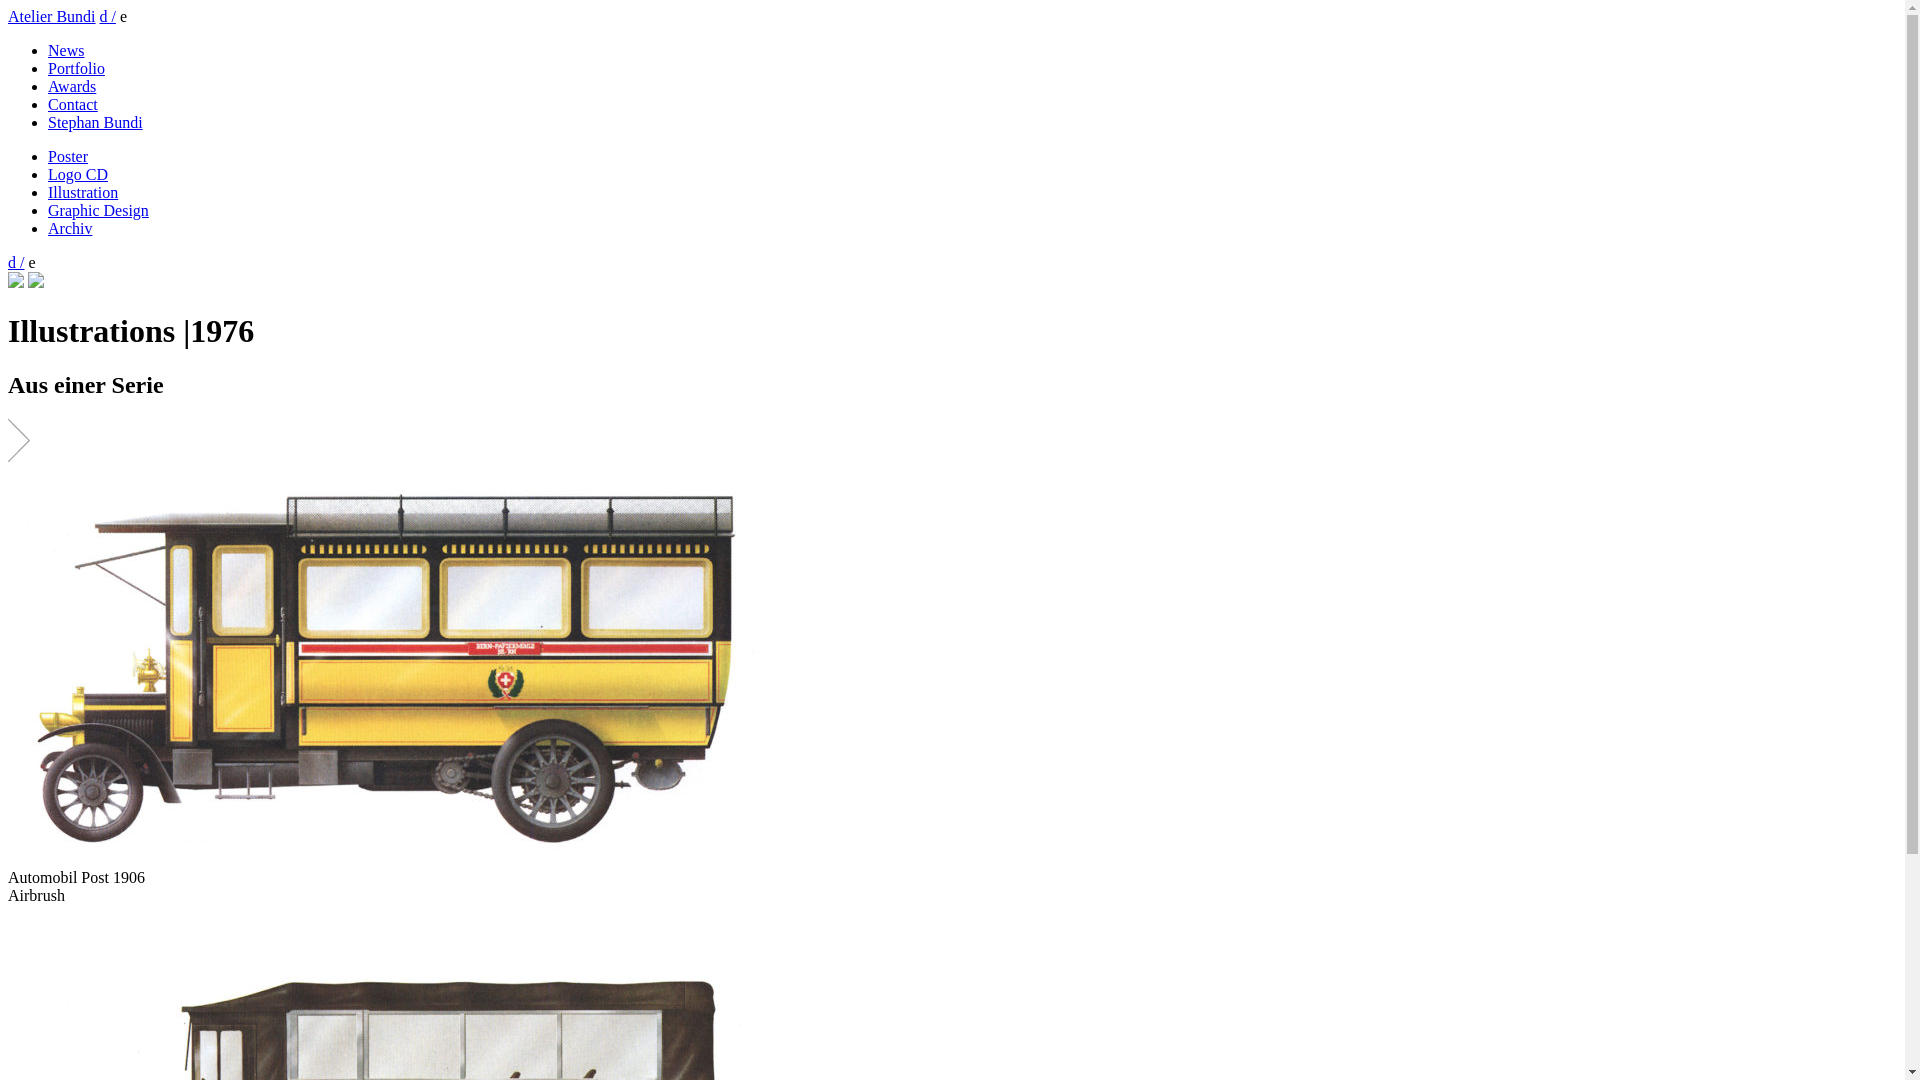 The image size is (1920, 1080). What do you see at coordinates (76, 67) in the screenshot?
I see `'Portfolio'` at bounding box center [76, 67].